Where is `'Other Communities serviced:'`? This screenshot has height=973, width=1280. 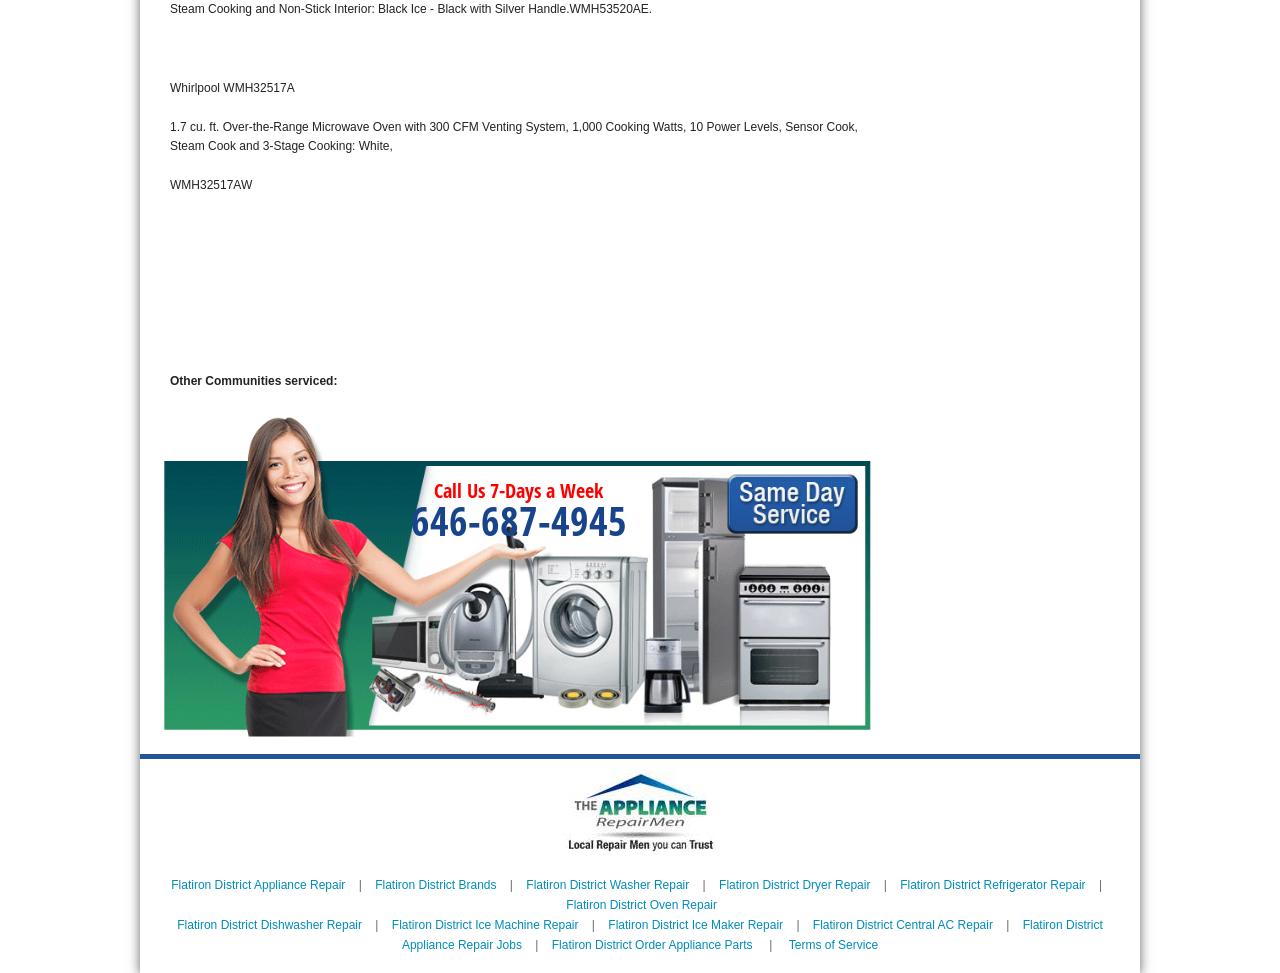
'Other Communities serviced:' is located at coordinates (252, 380).